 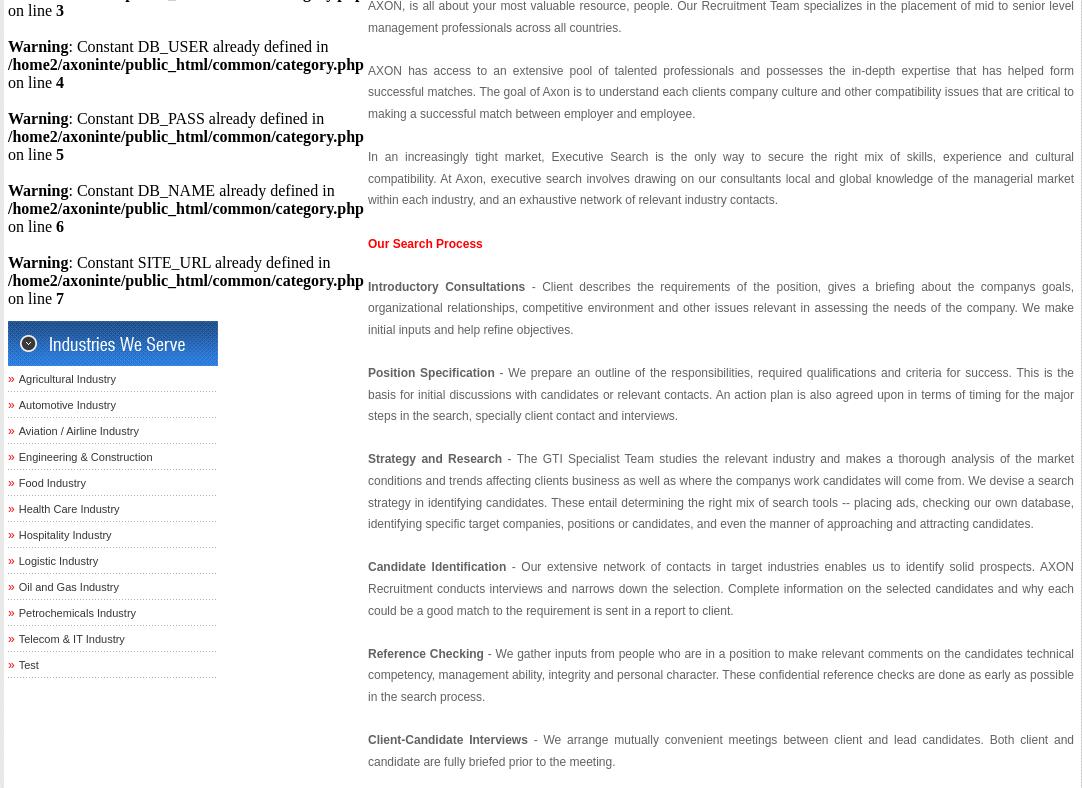 What do you see at coordinates (434, 458) in the screenshot?
I see `'Strategy and Research'` at bounding box center [434, 458].